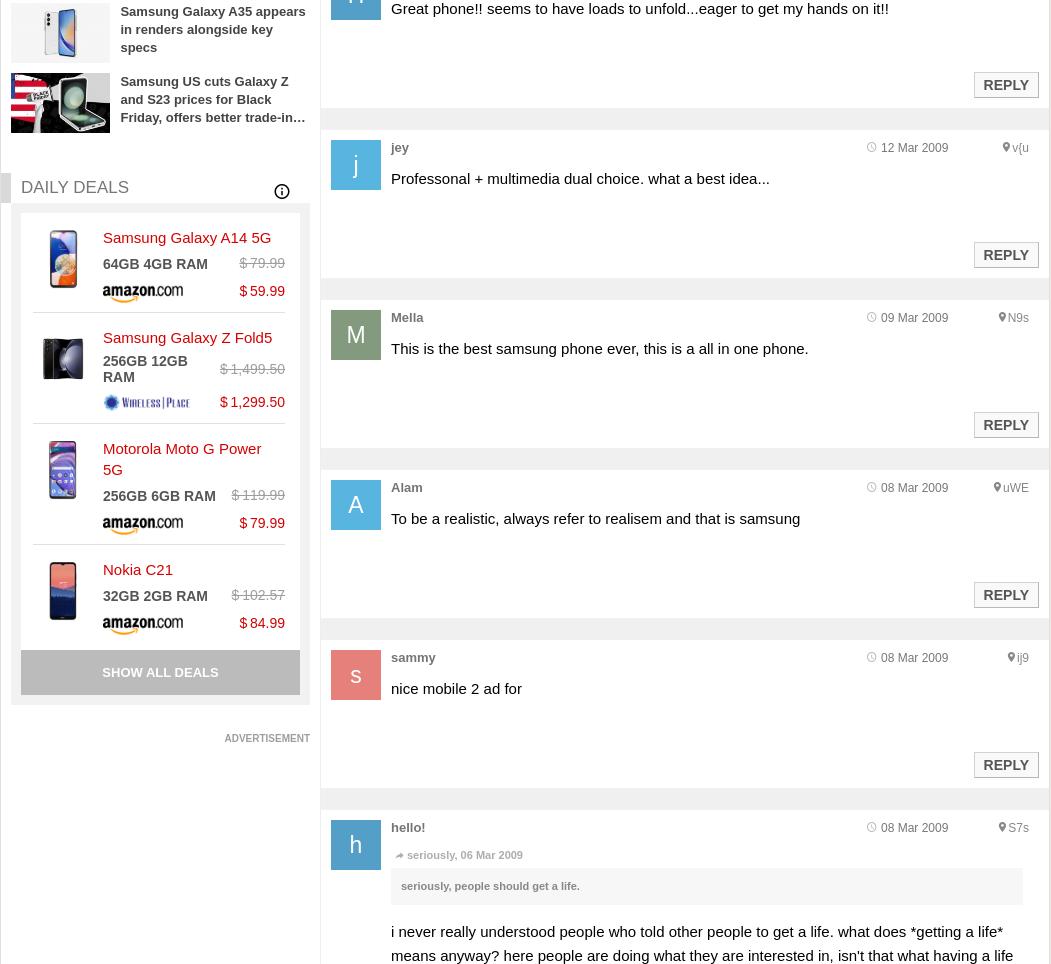 The height and width of the screenshot is (964, 1051). Describe the element at coordinates (580, 177) in the screenshot. I see `'Professonal + multimedia dual choice. what a best idea...'` at that location.